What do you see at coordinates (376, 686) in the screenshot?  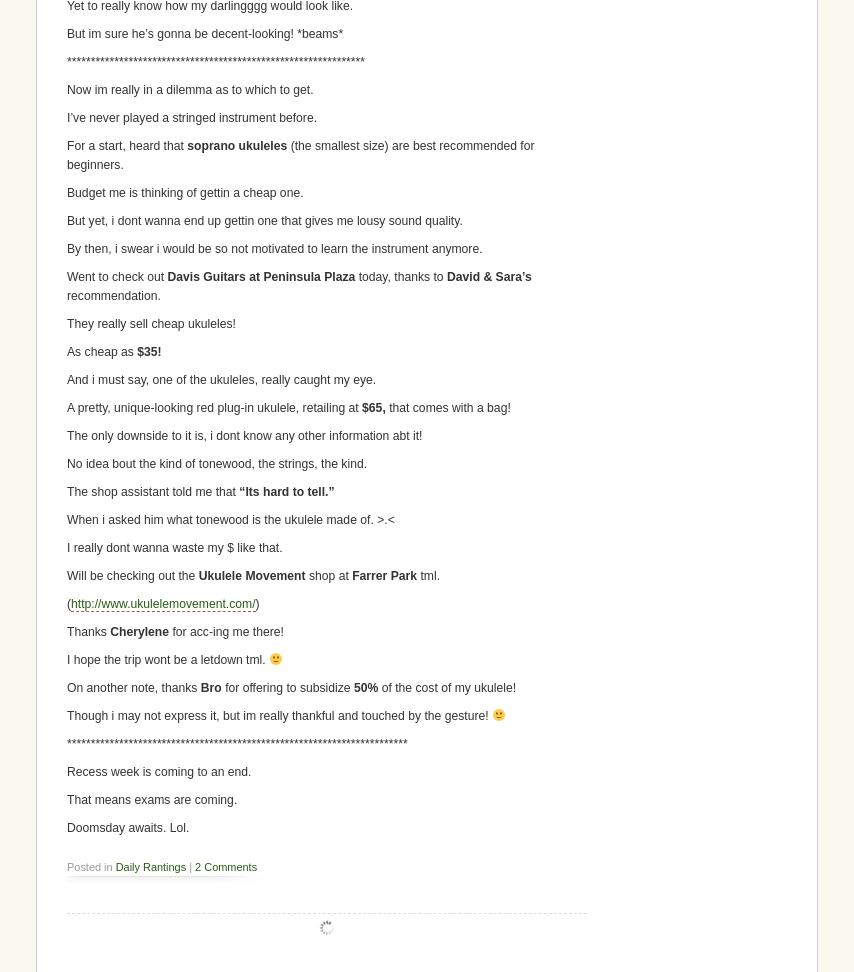 I see `'of the cost of my ukulele!'` at bounding box center [376, 686].